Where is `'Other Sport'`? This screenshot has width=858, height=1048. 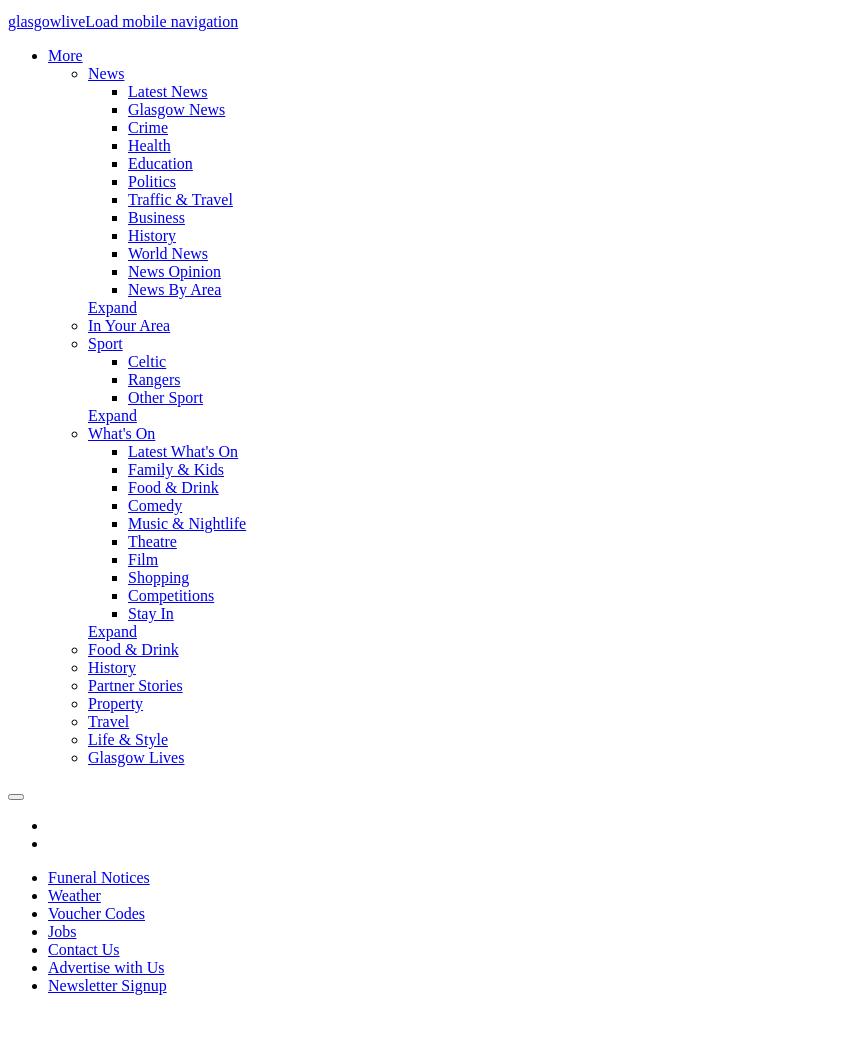
'Other Sport' is located at coordinates (164, 397).